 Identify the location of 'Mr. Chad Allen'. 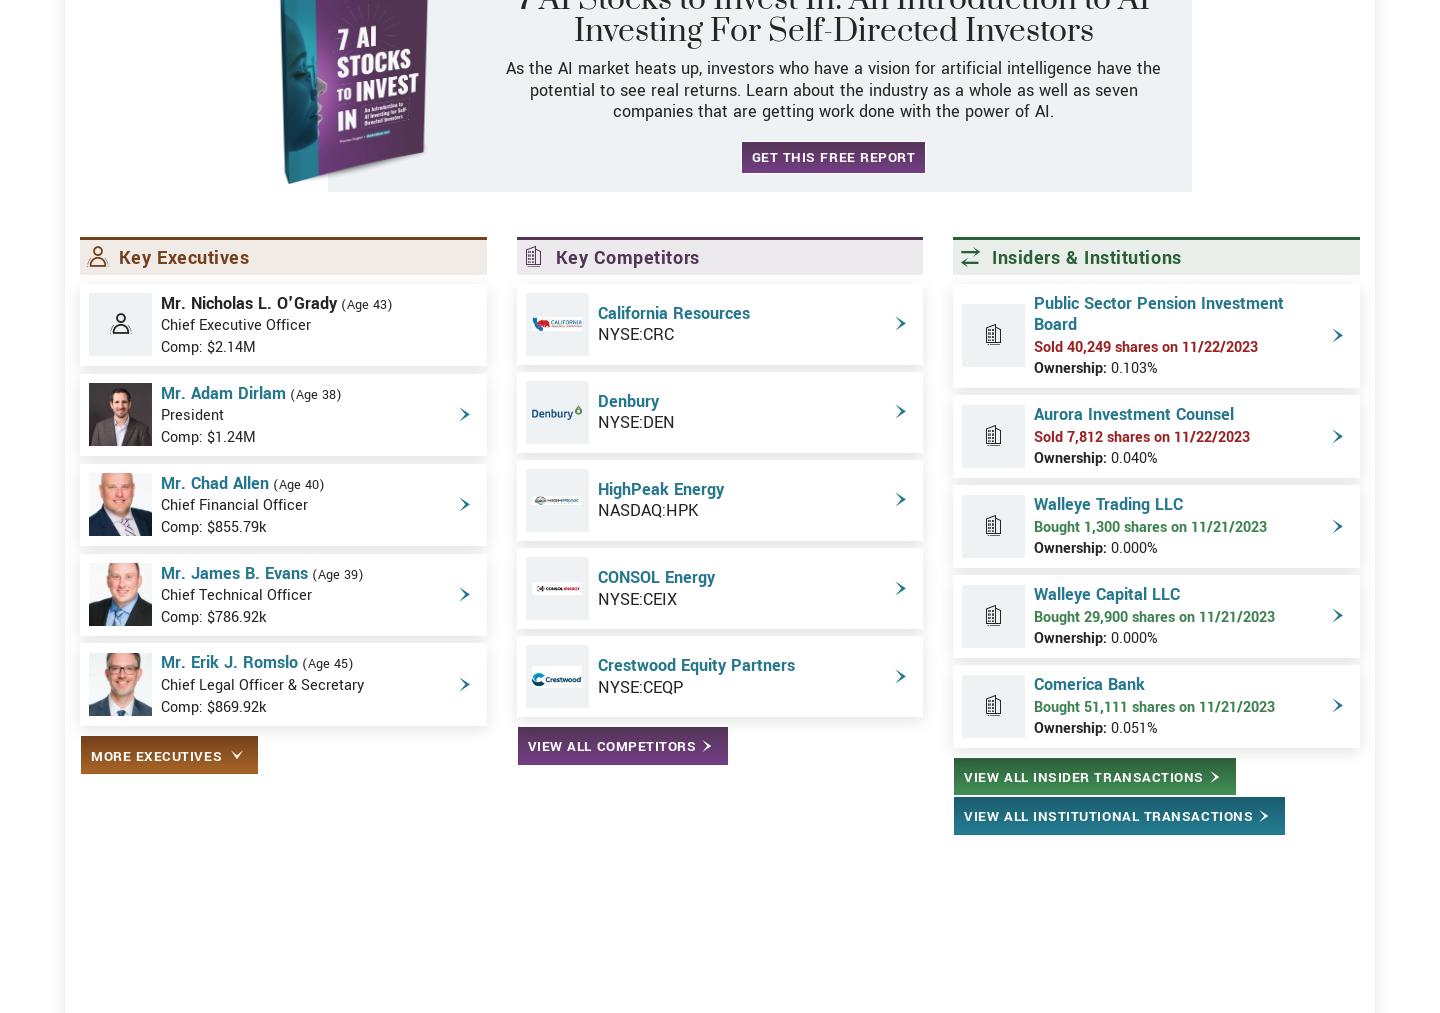
(214, 554).